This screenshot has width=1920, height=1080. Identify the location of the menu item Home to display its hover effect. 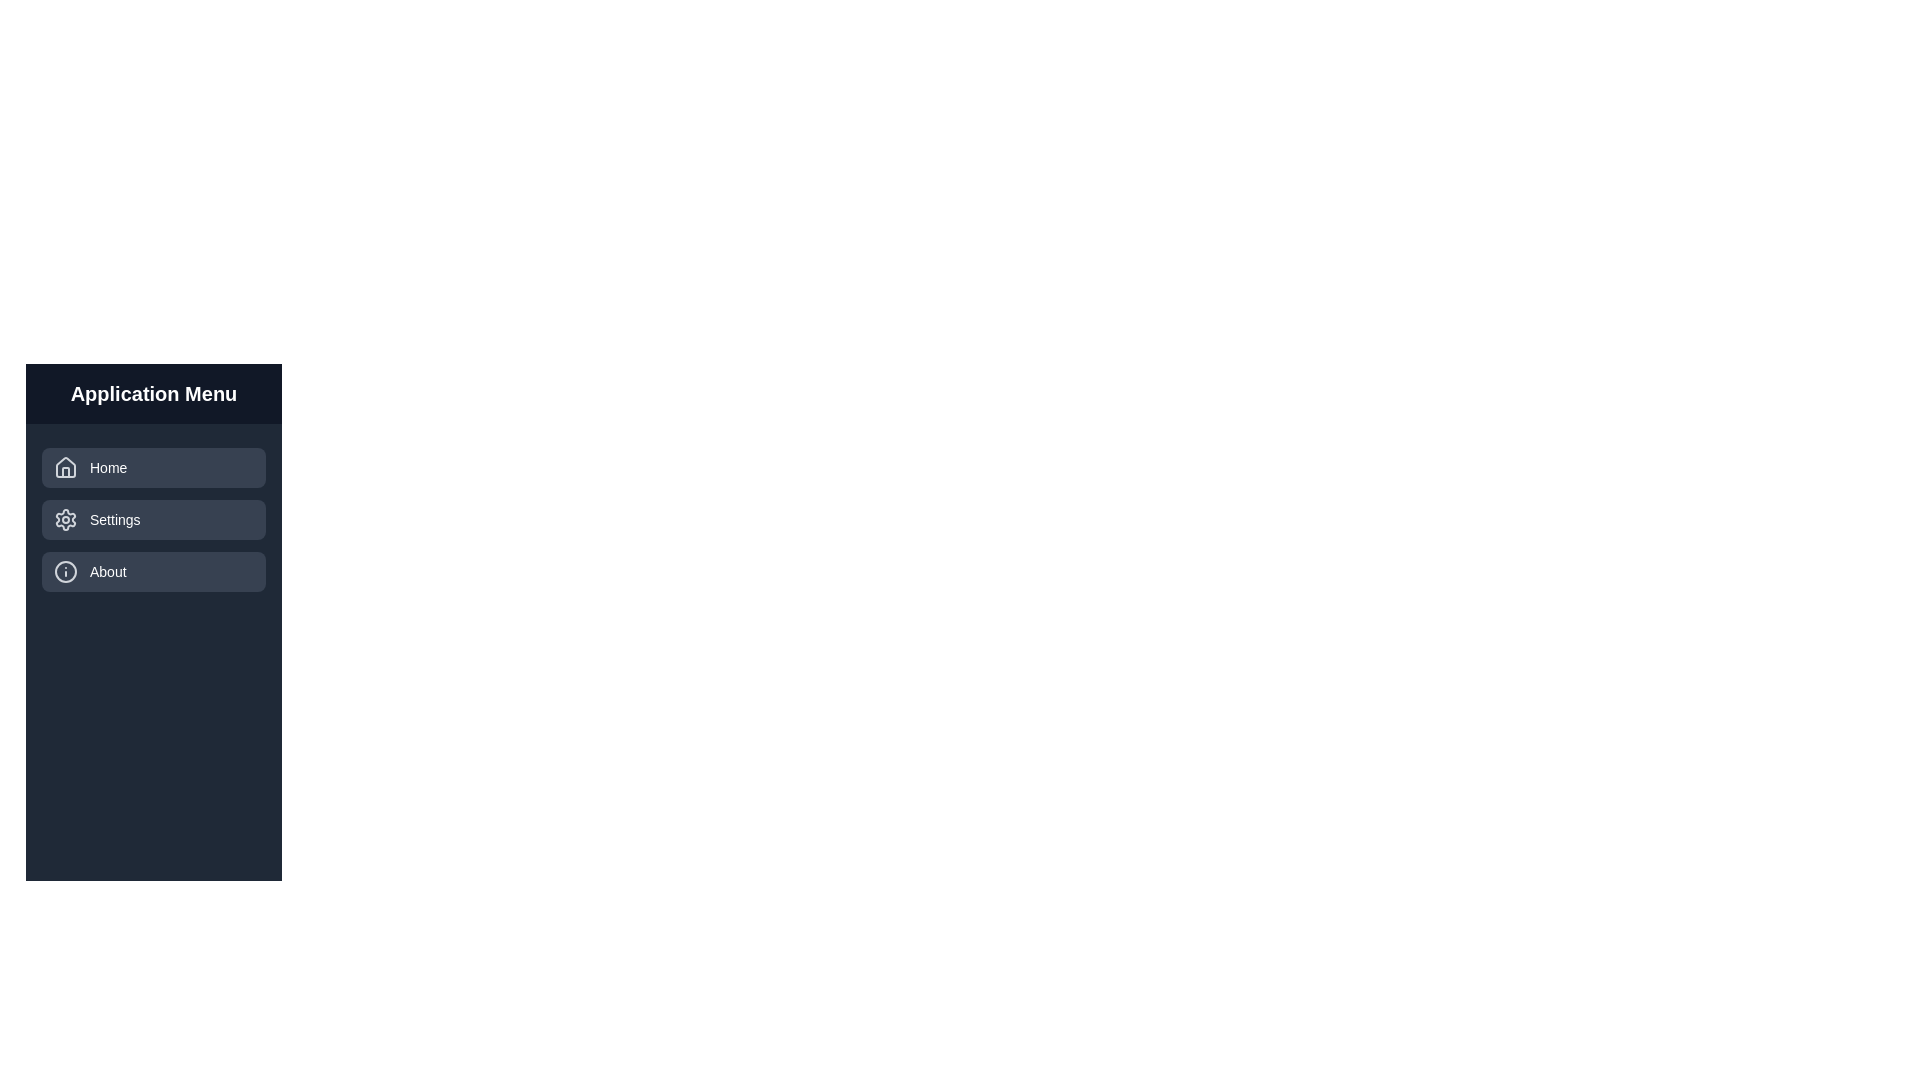
(152, 467).